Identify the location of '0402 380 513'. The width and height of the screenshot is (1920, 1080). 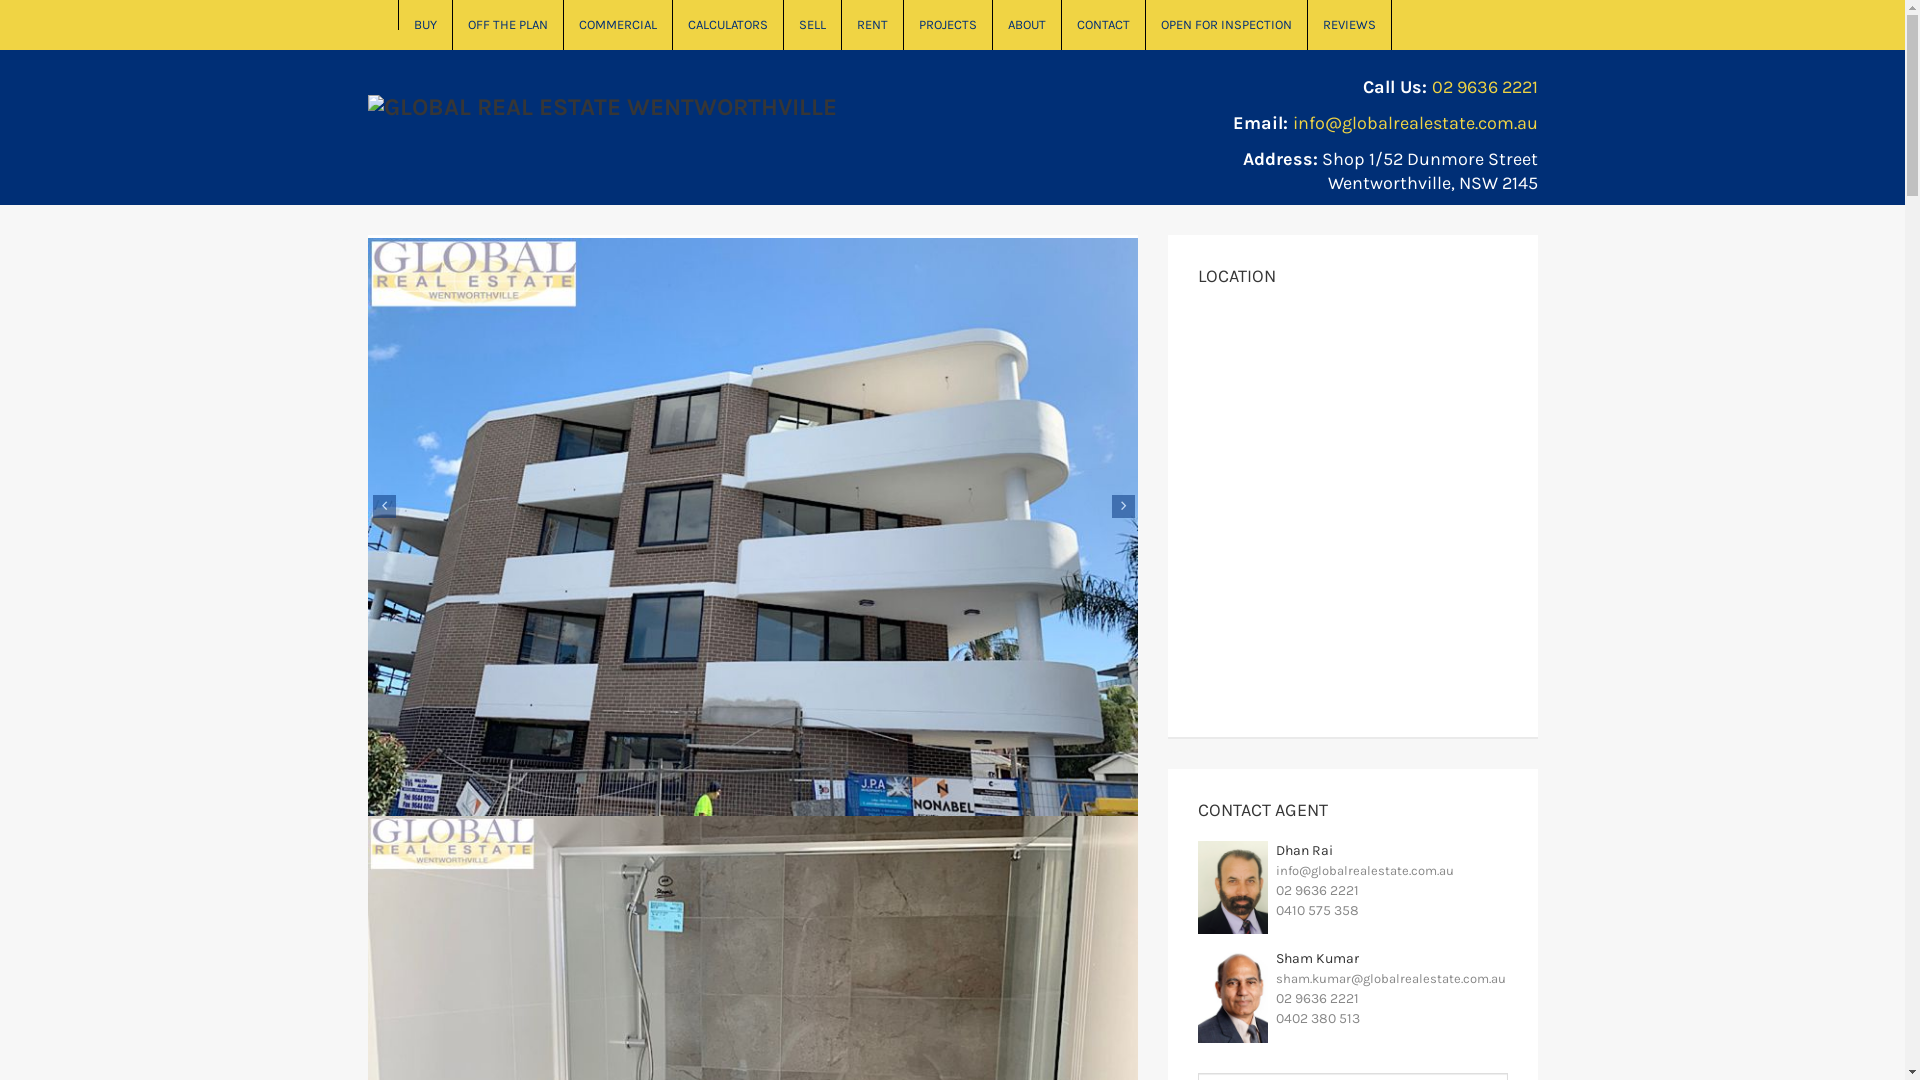
(1318, 1018).